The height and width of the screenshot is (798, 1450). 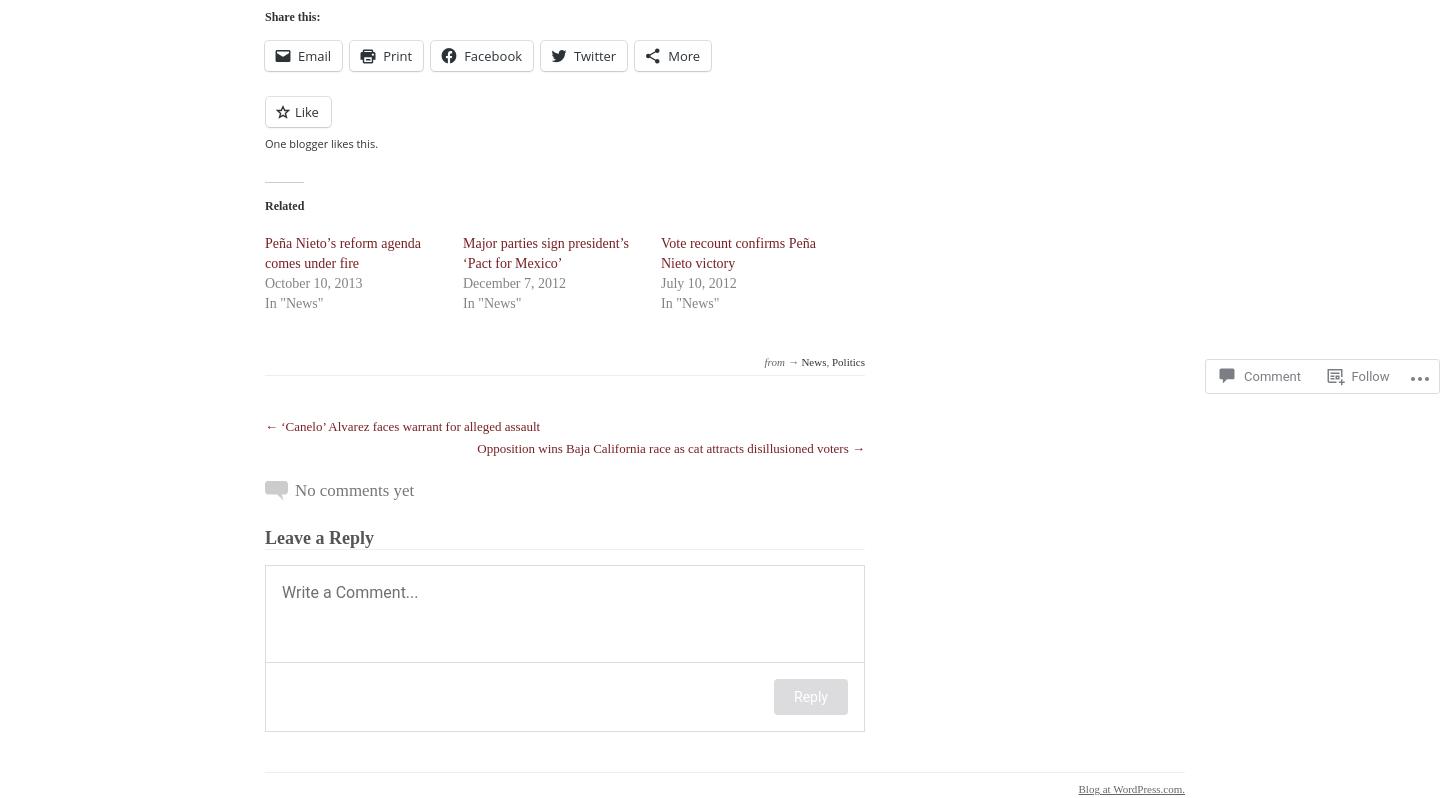 I want to click on 'Politics', so click(x=846, y=360).